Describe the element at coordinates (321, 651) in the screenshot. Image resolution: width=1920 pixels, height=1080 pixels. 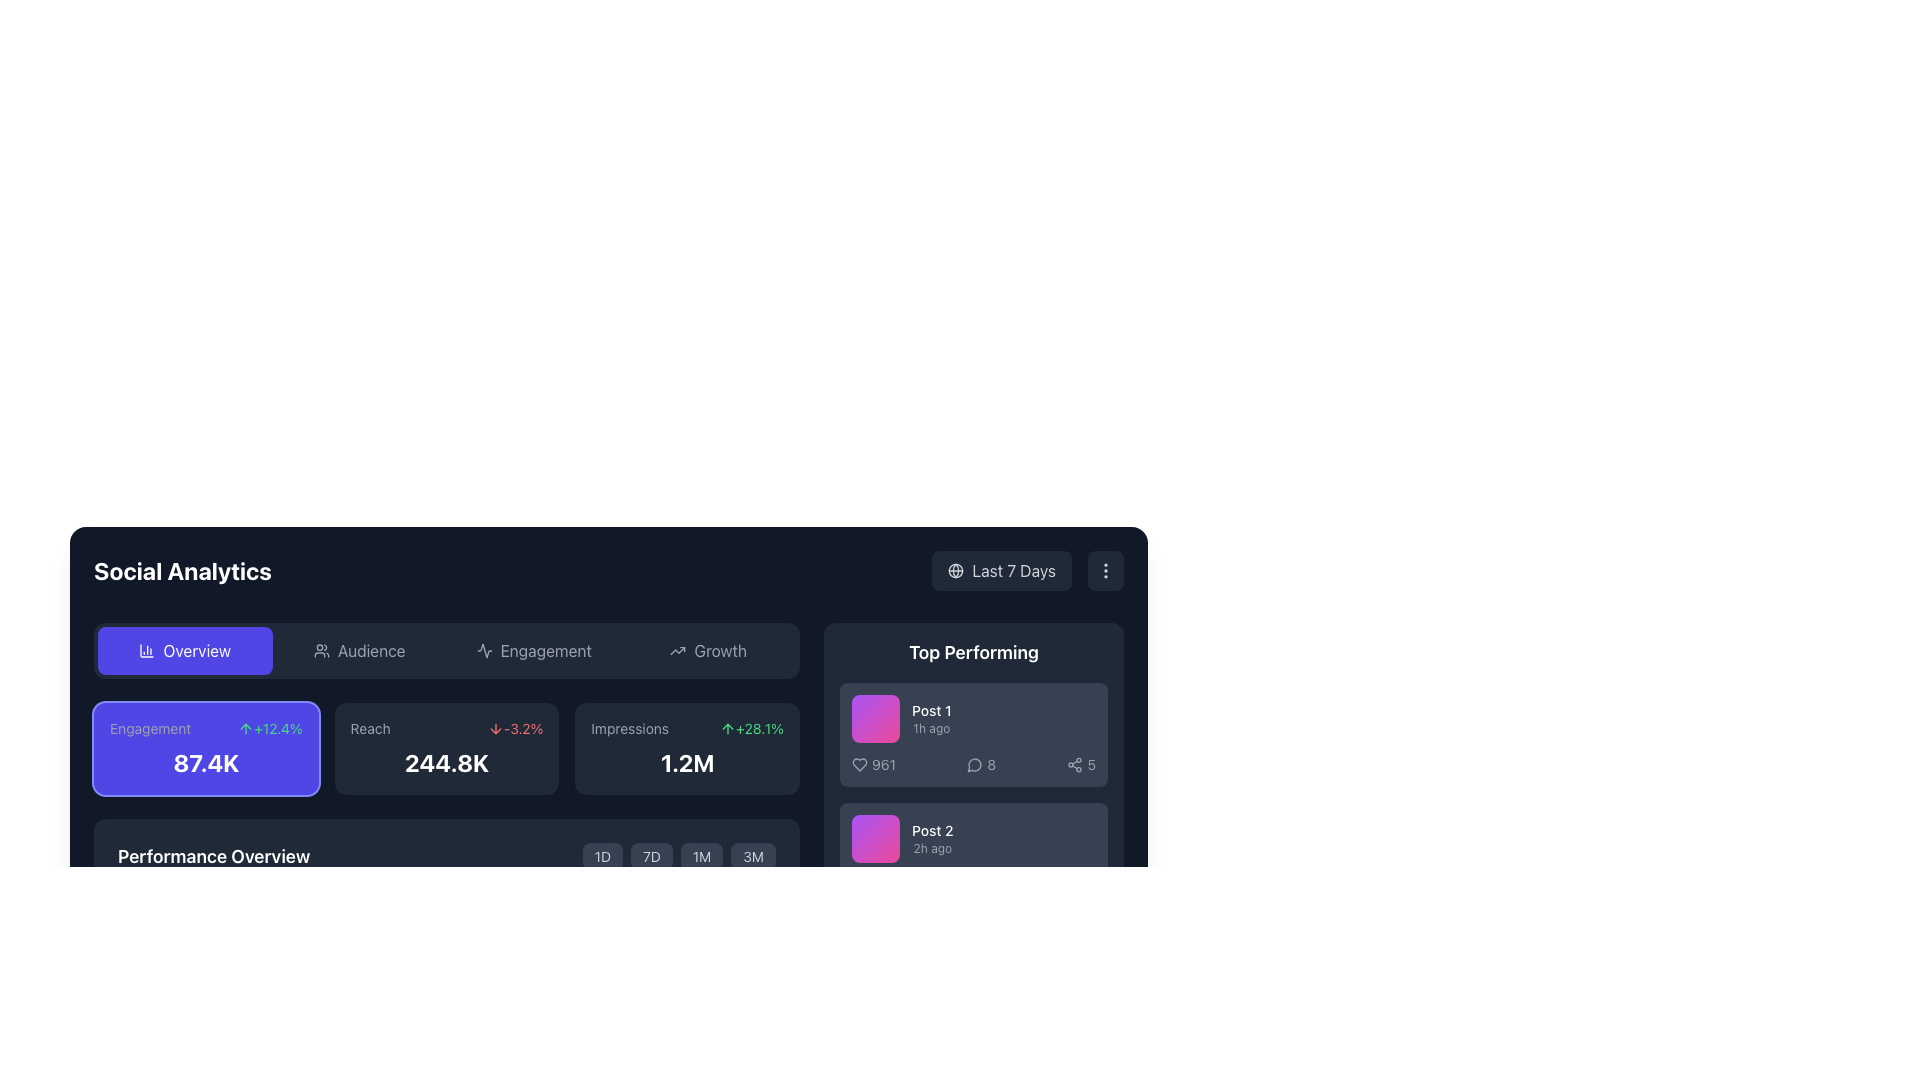
I see `the icon depicting a group of individuals, which is located to the left of the 'Audience' label in the horizontal navigation bar, and is the second item from the left` at that location.